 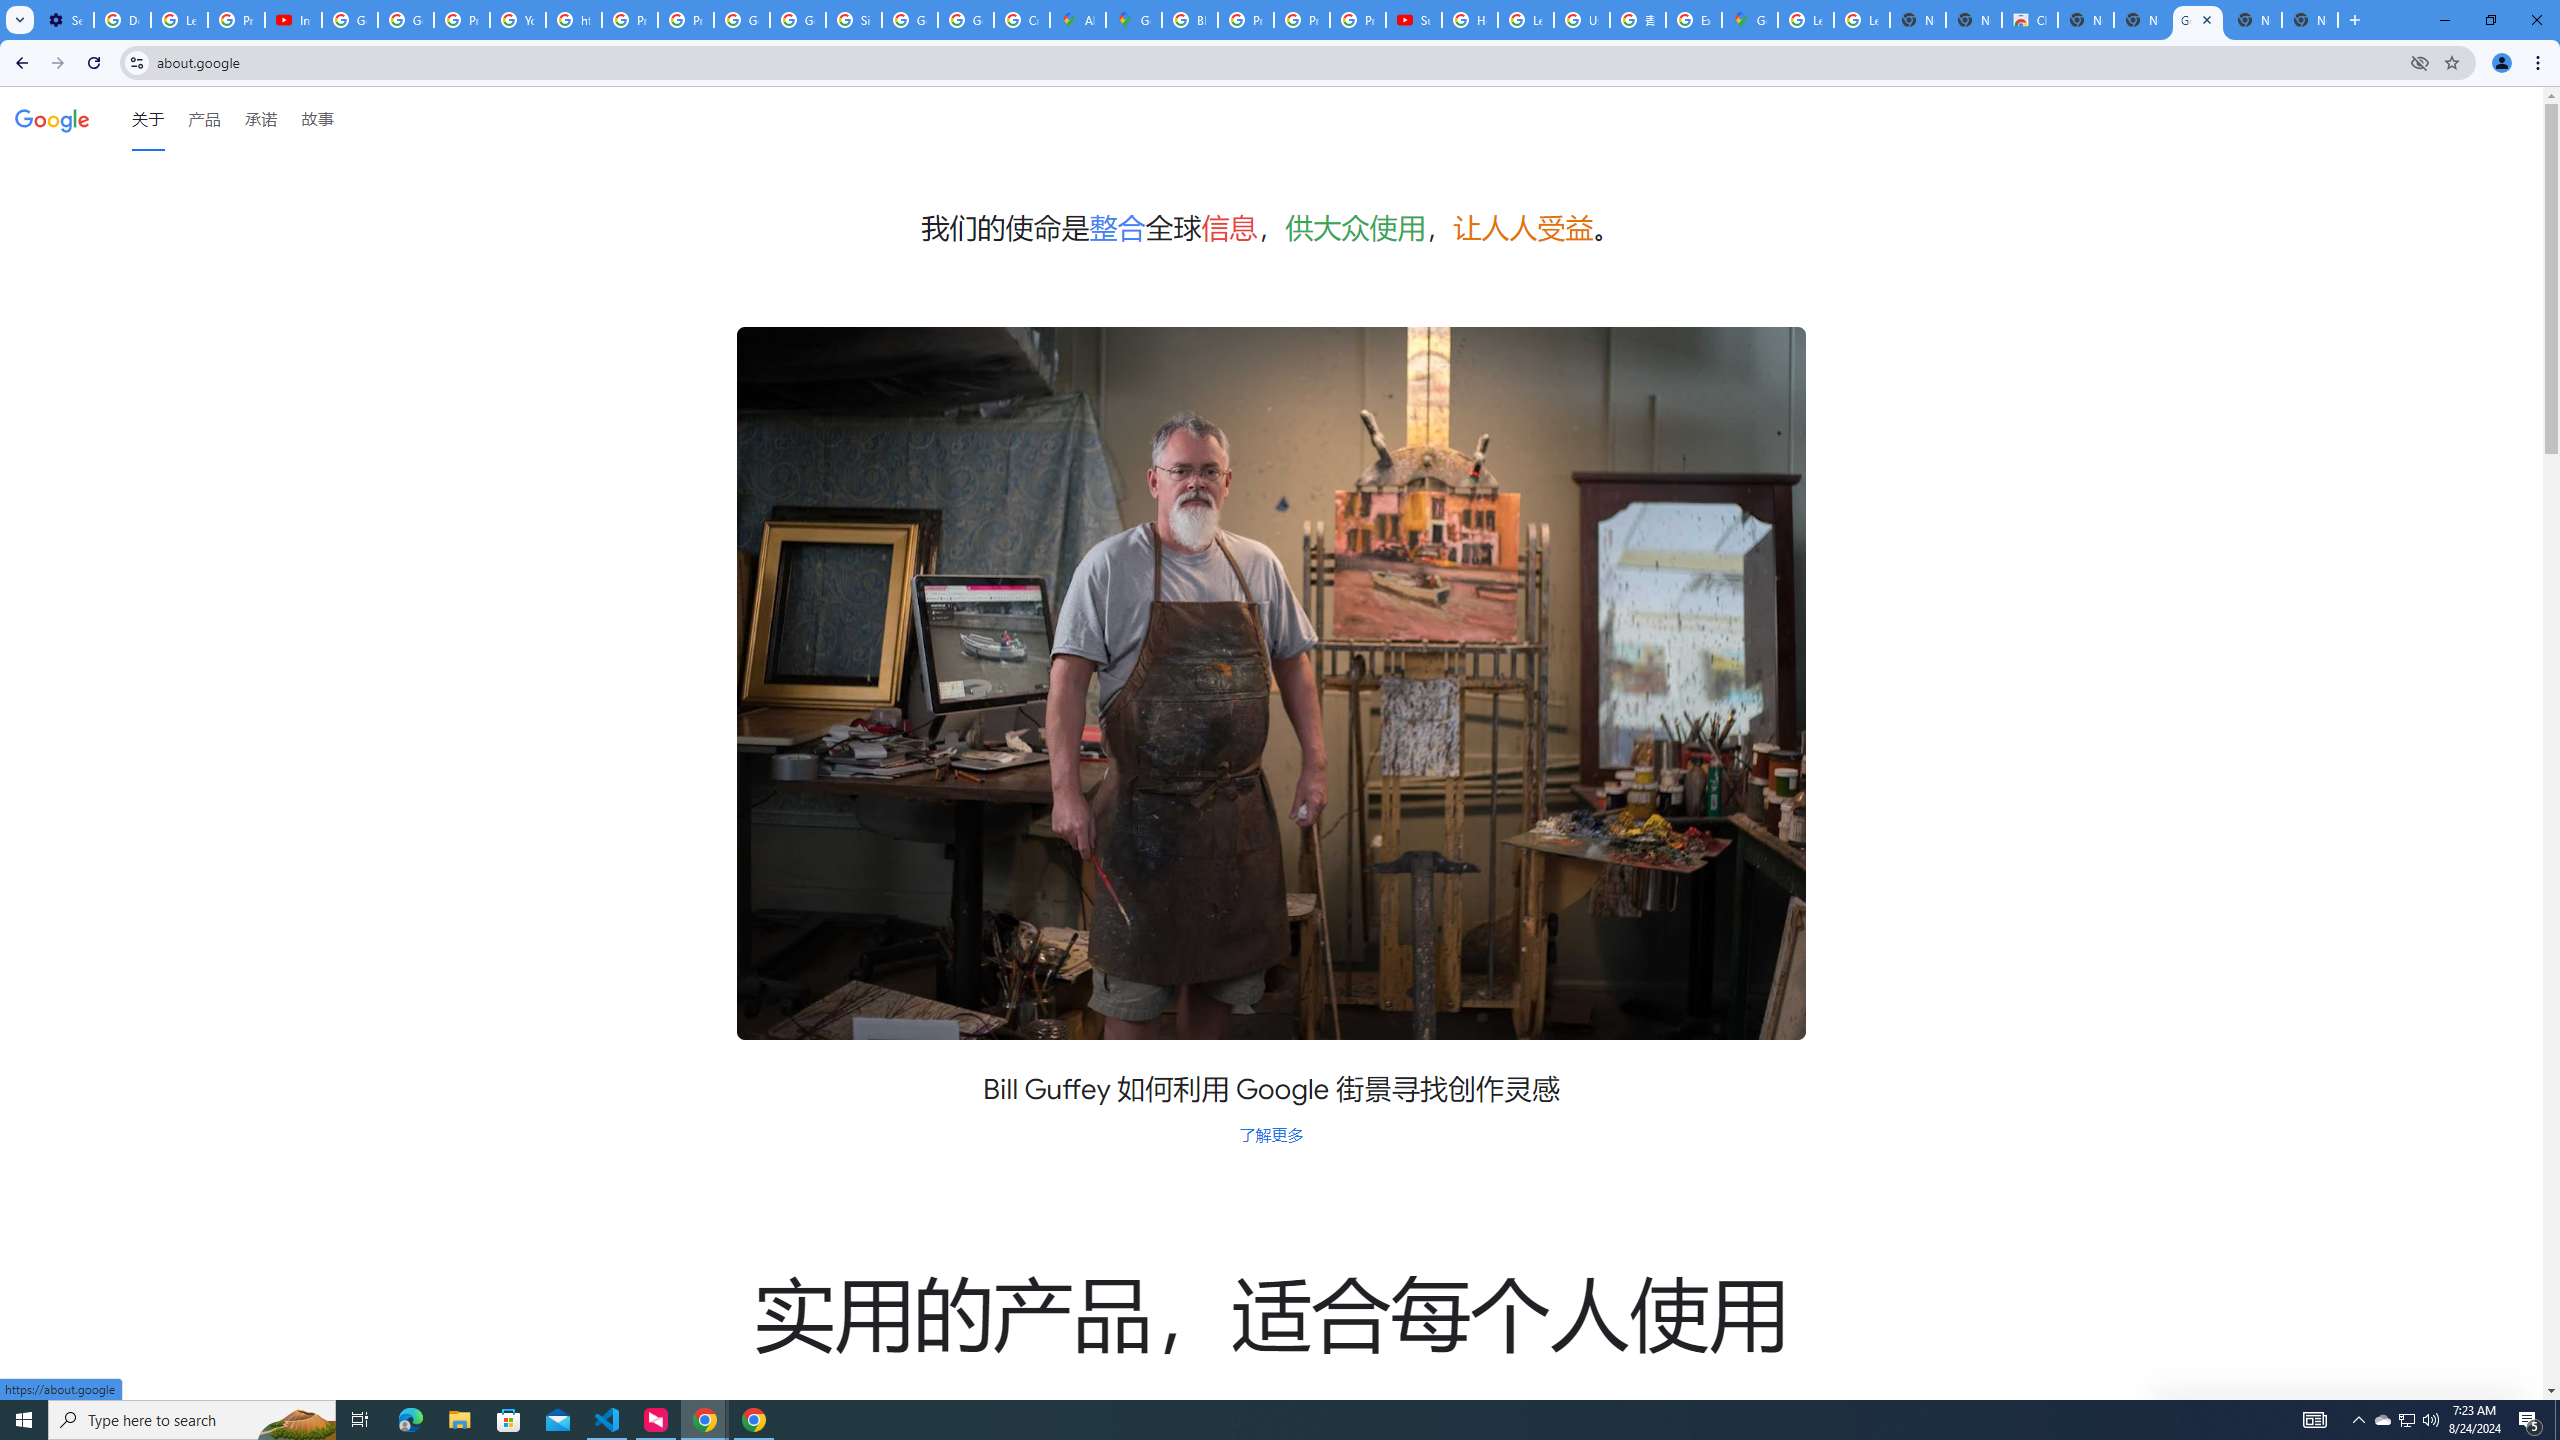 I want to click on 'Google Maps', so click(x=1748, y=19).